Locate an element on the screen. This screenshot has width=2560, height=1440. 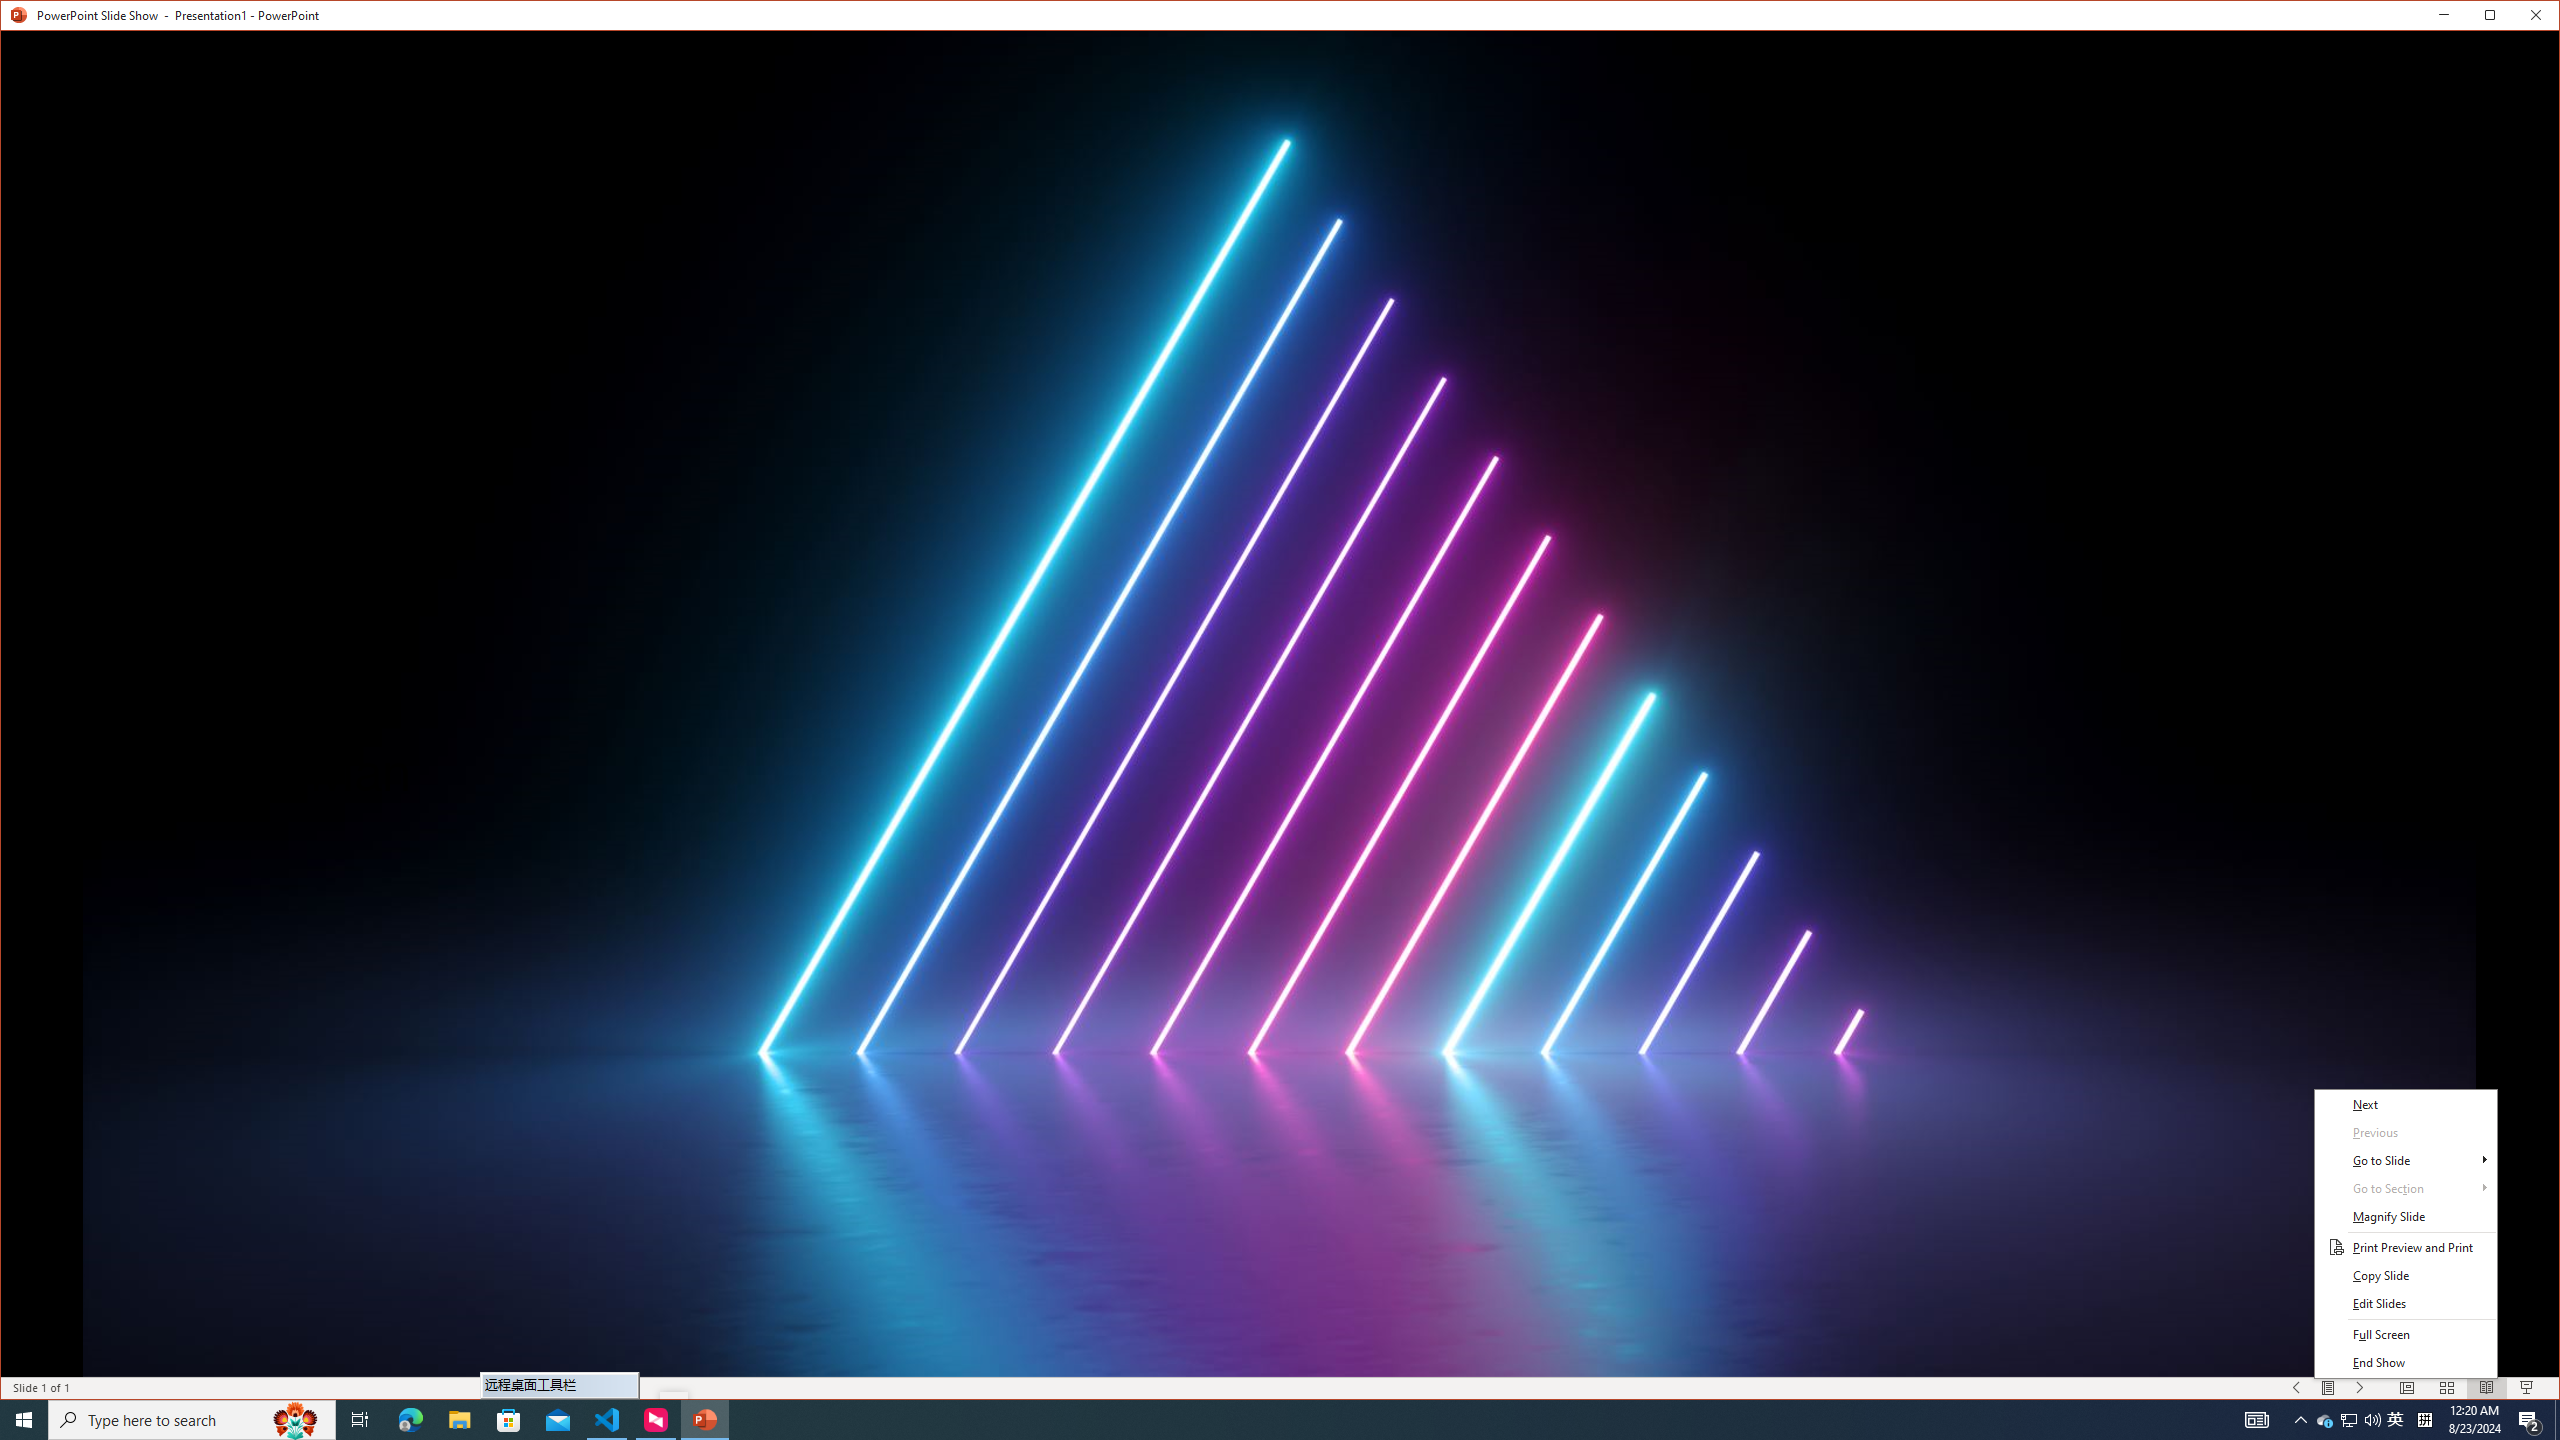
'Go to Slide' is located at coordinates (2405, 1160).